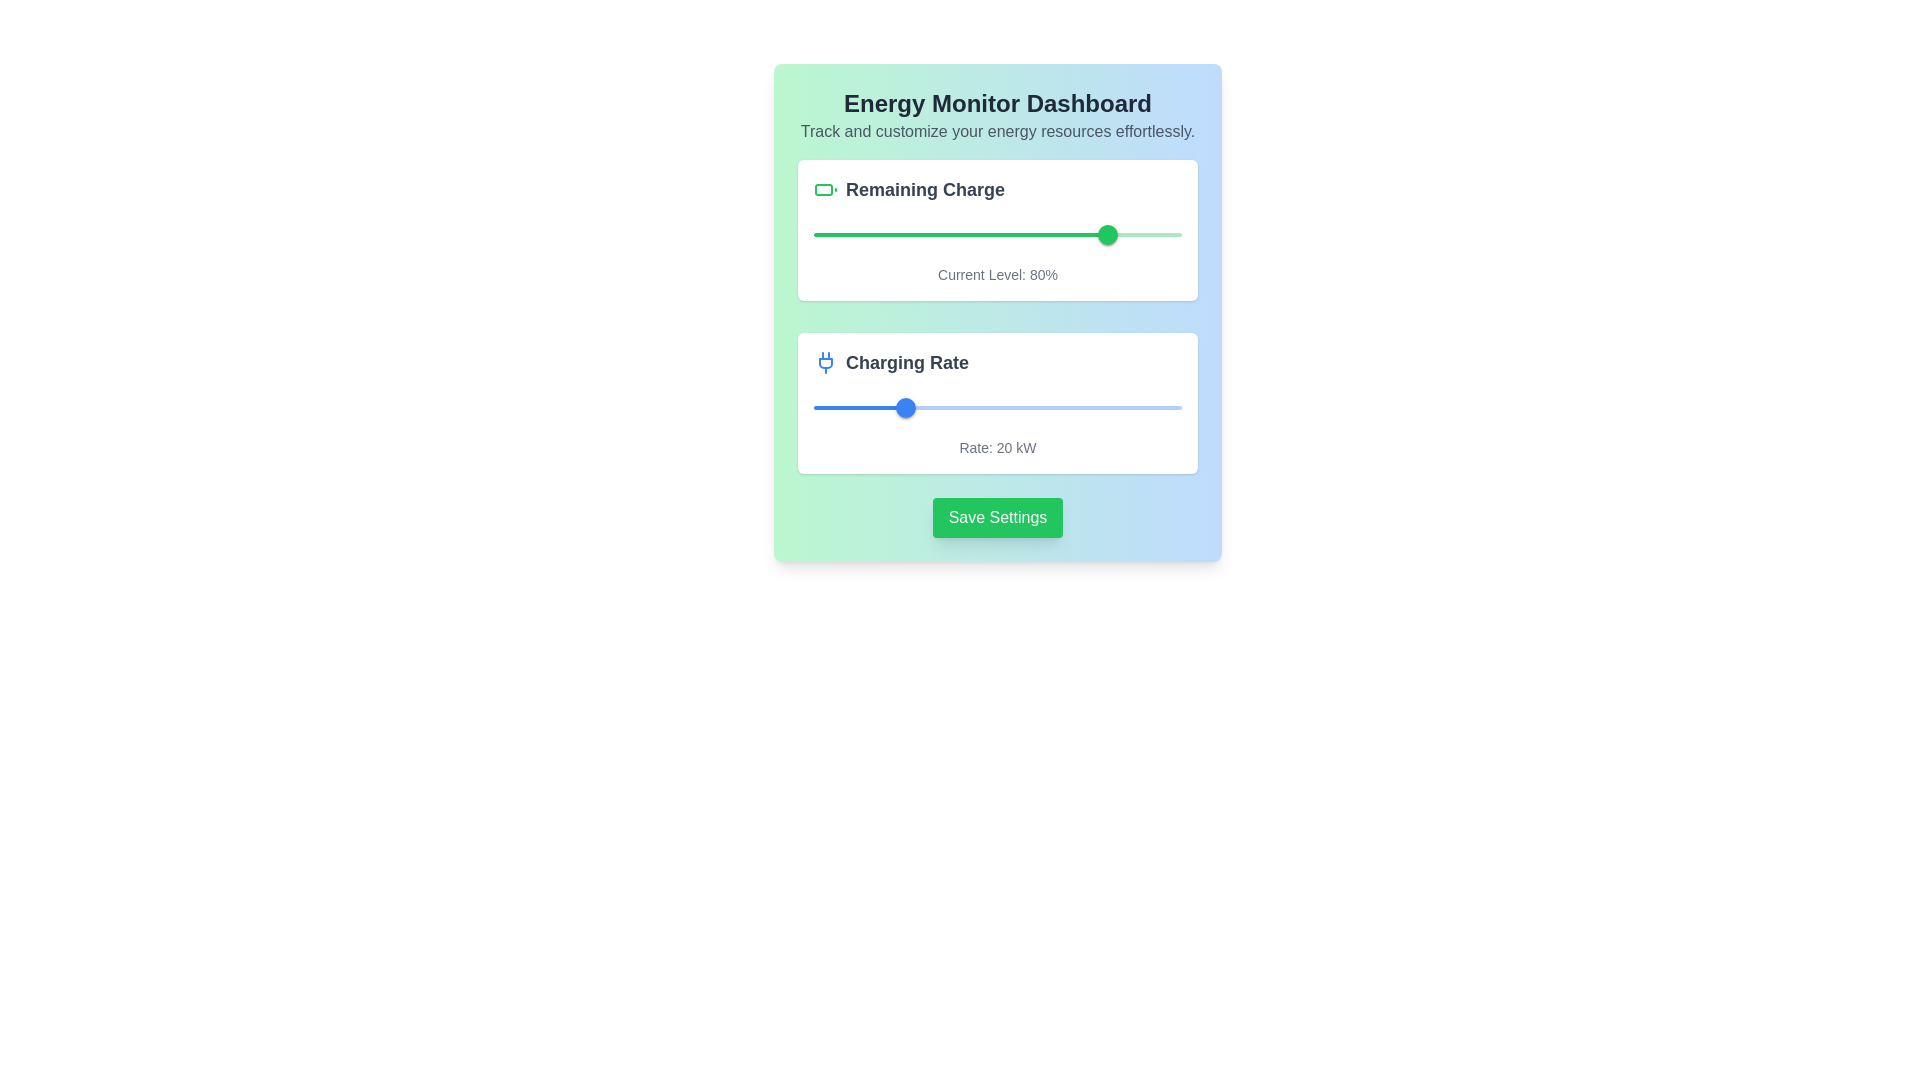 The image size is (1920, 1080). I want to click on slider value, so click(821, 234).